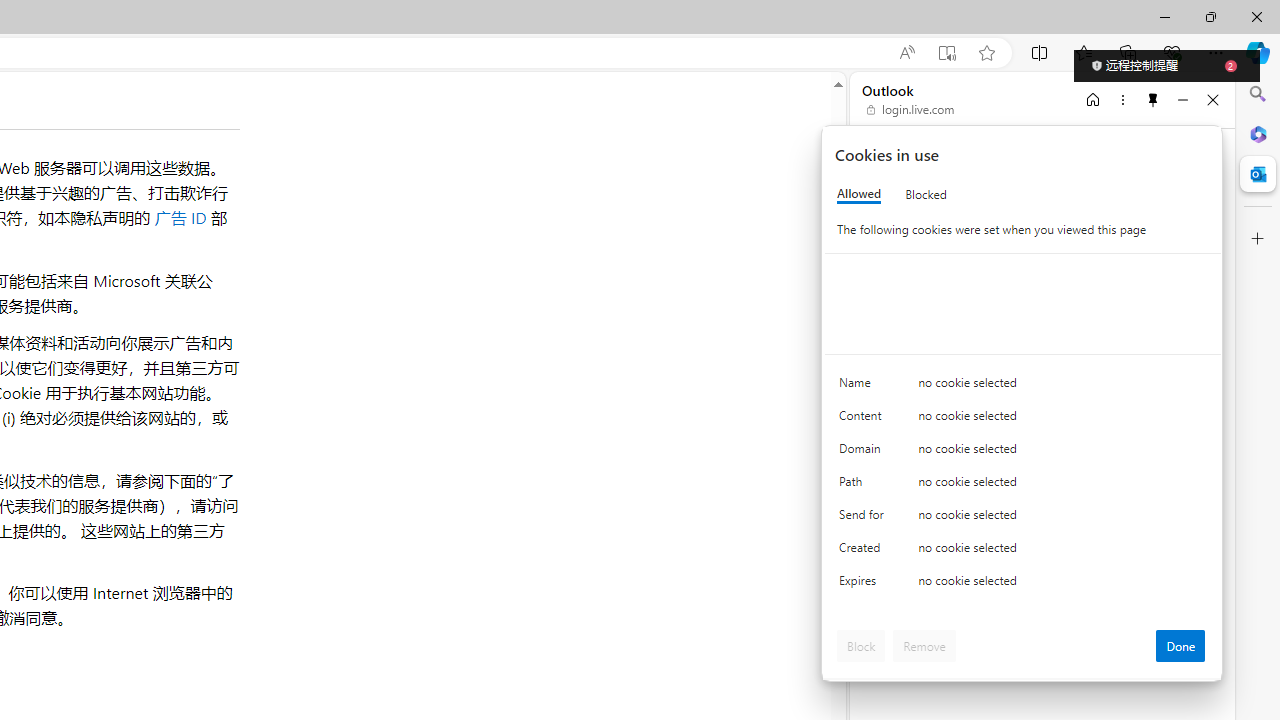 This screenshot has height=720, width=1280. I want to click on 'Block', so click(861, 645).